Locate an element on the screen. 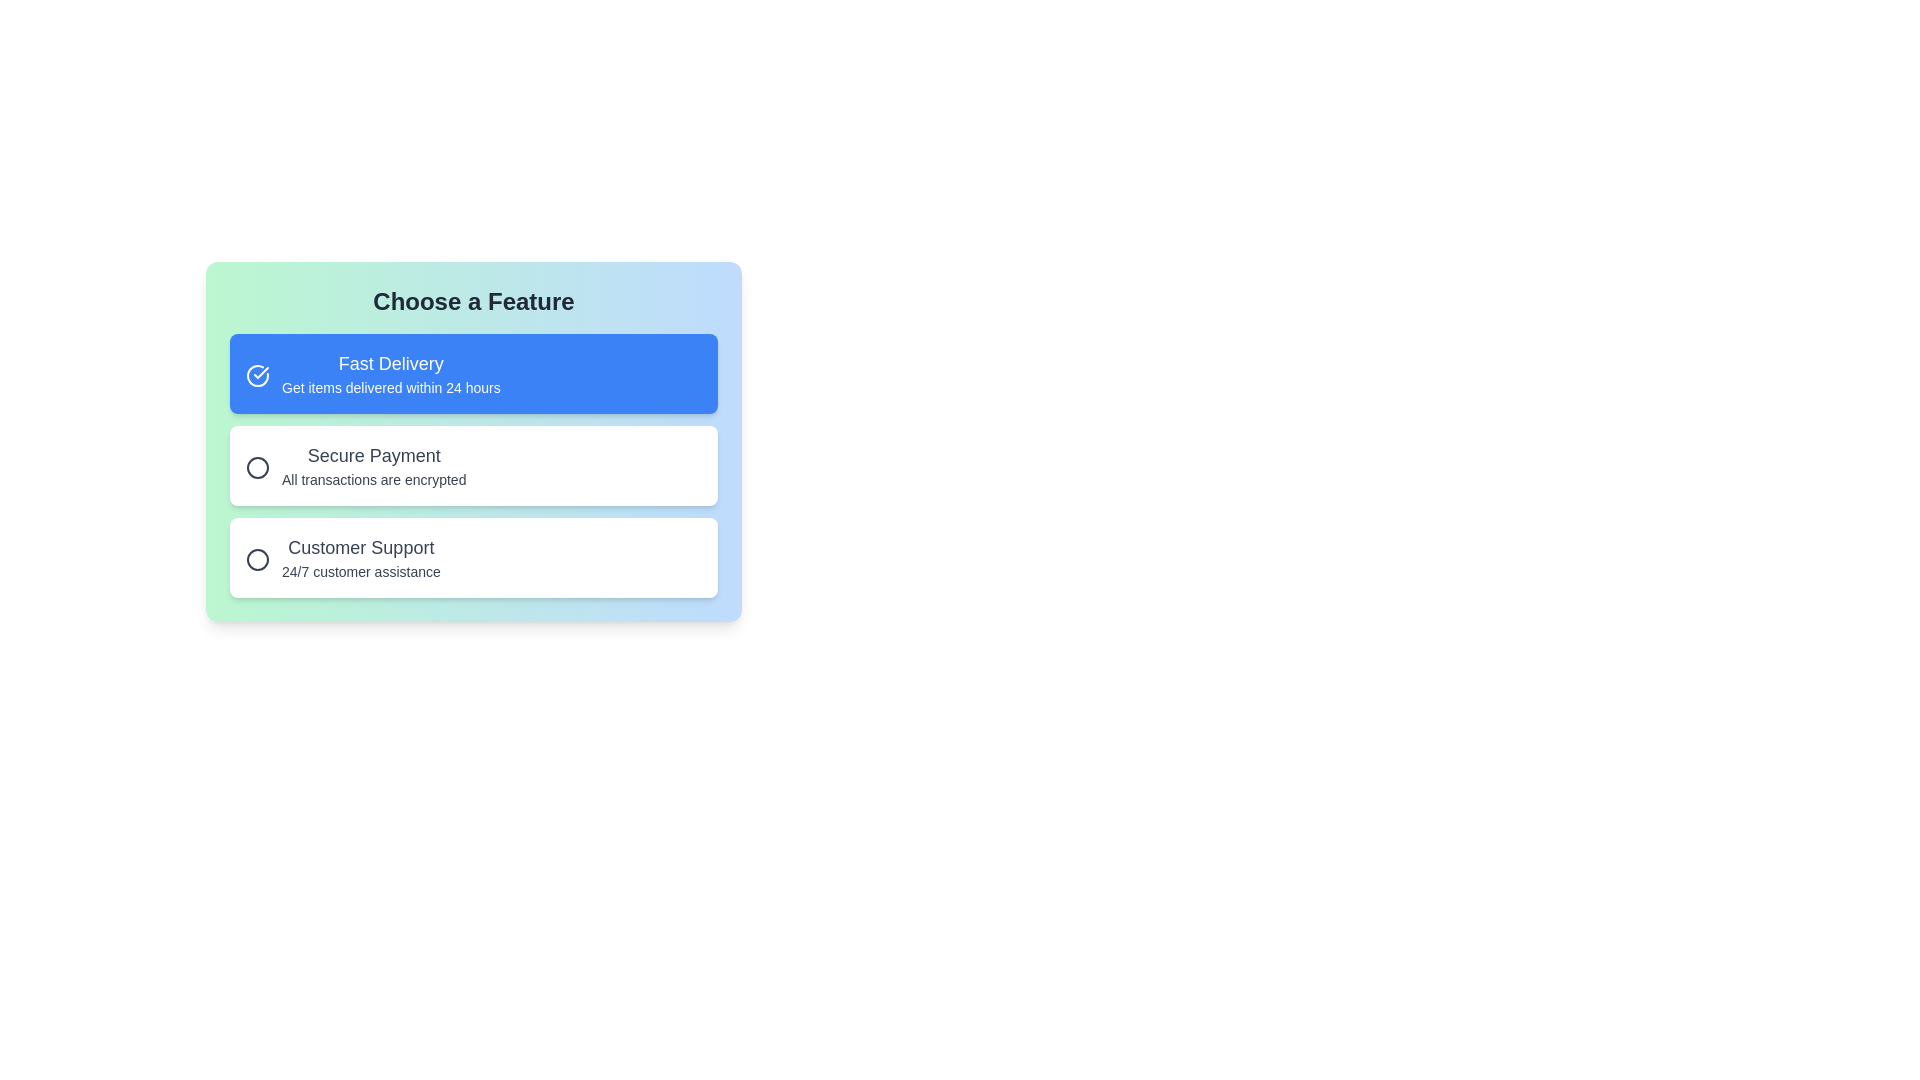 The height and width of the screenshot is (1080, 1920). title of the text label displaying 'Secure Payment', which is part of the feature selection panel and is centrally located above the descriptor 'All transactions are encrypted' is located at coordinates (374, 455).